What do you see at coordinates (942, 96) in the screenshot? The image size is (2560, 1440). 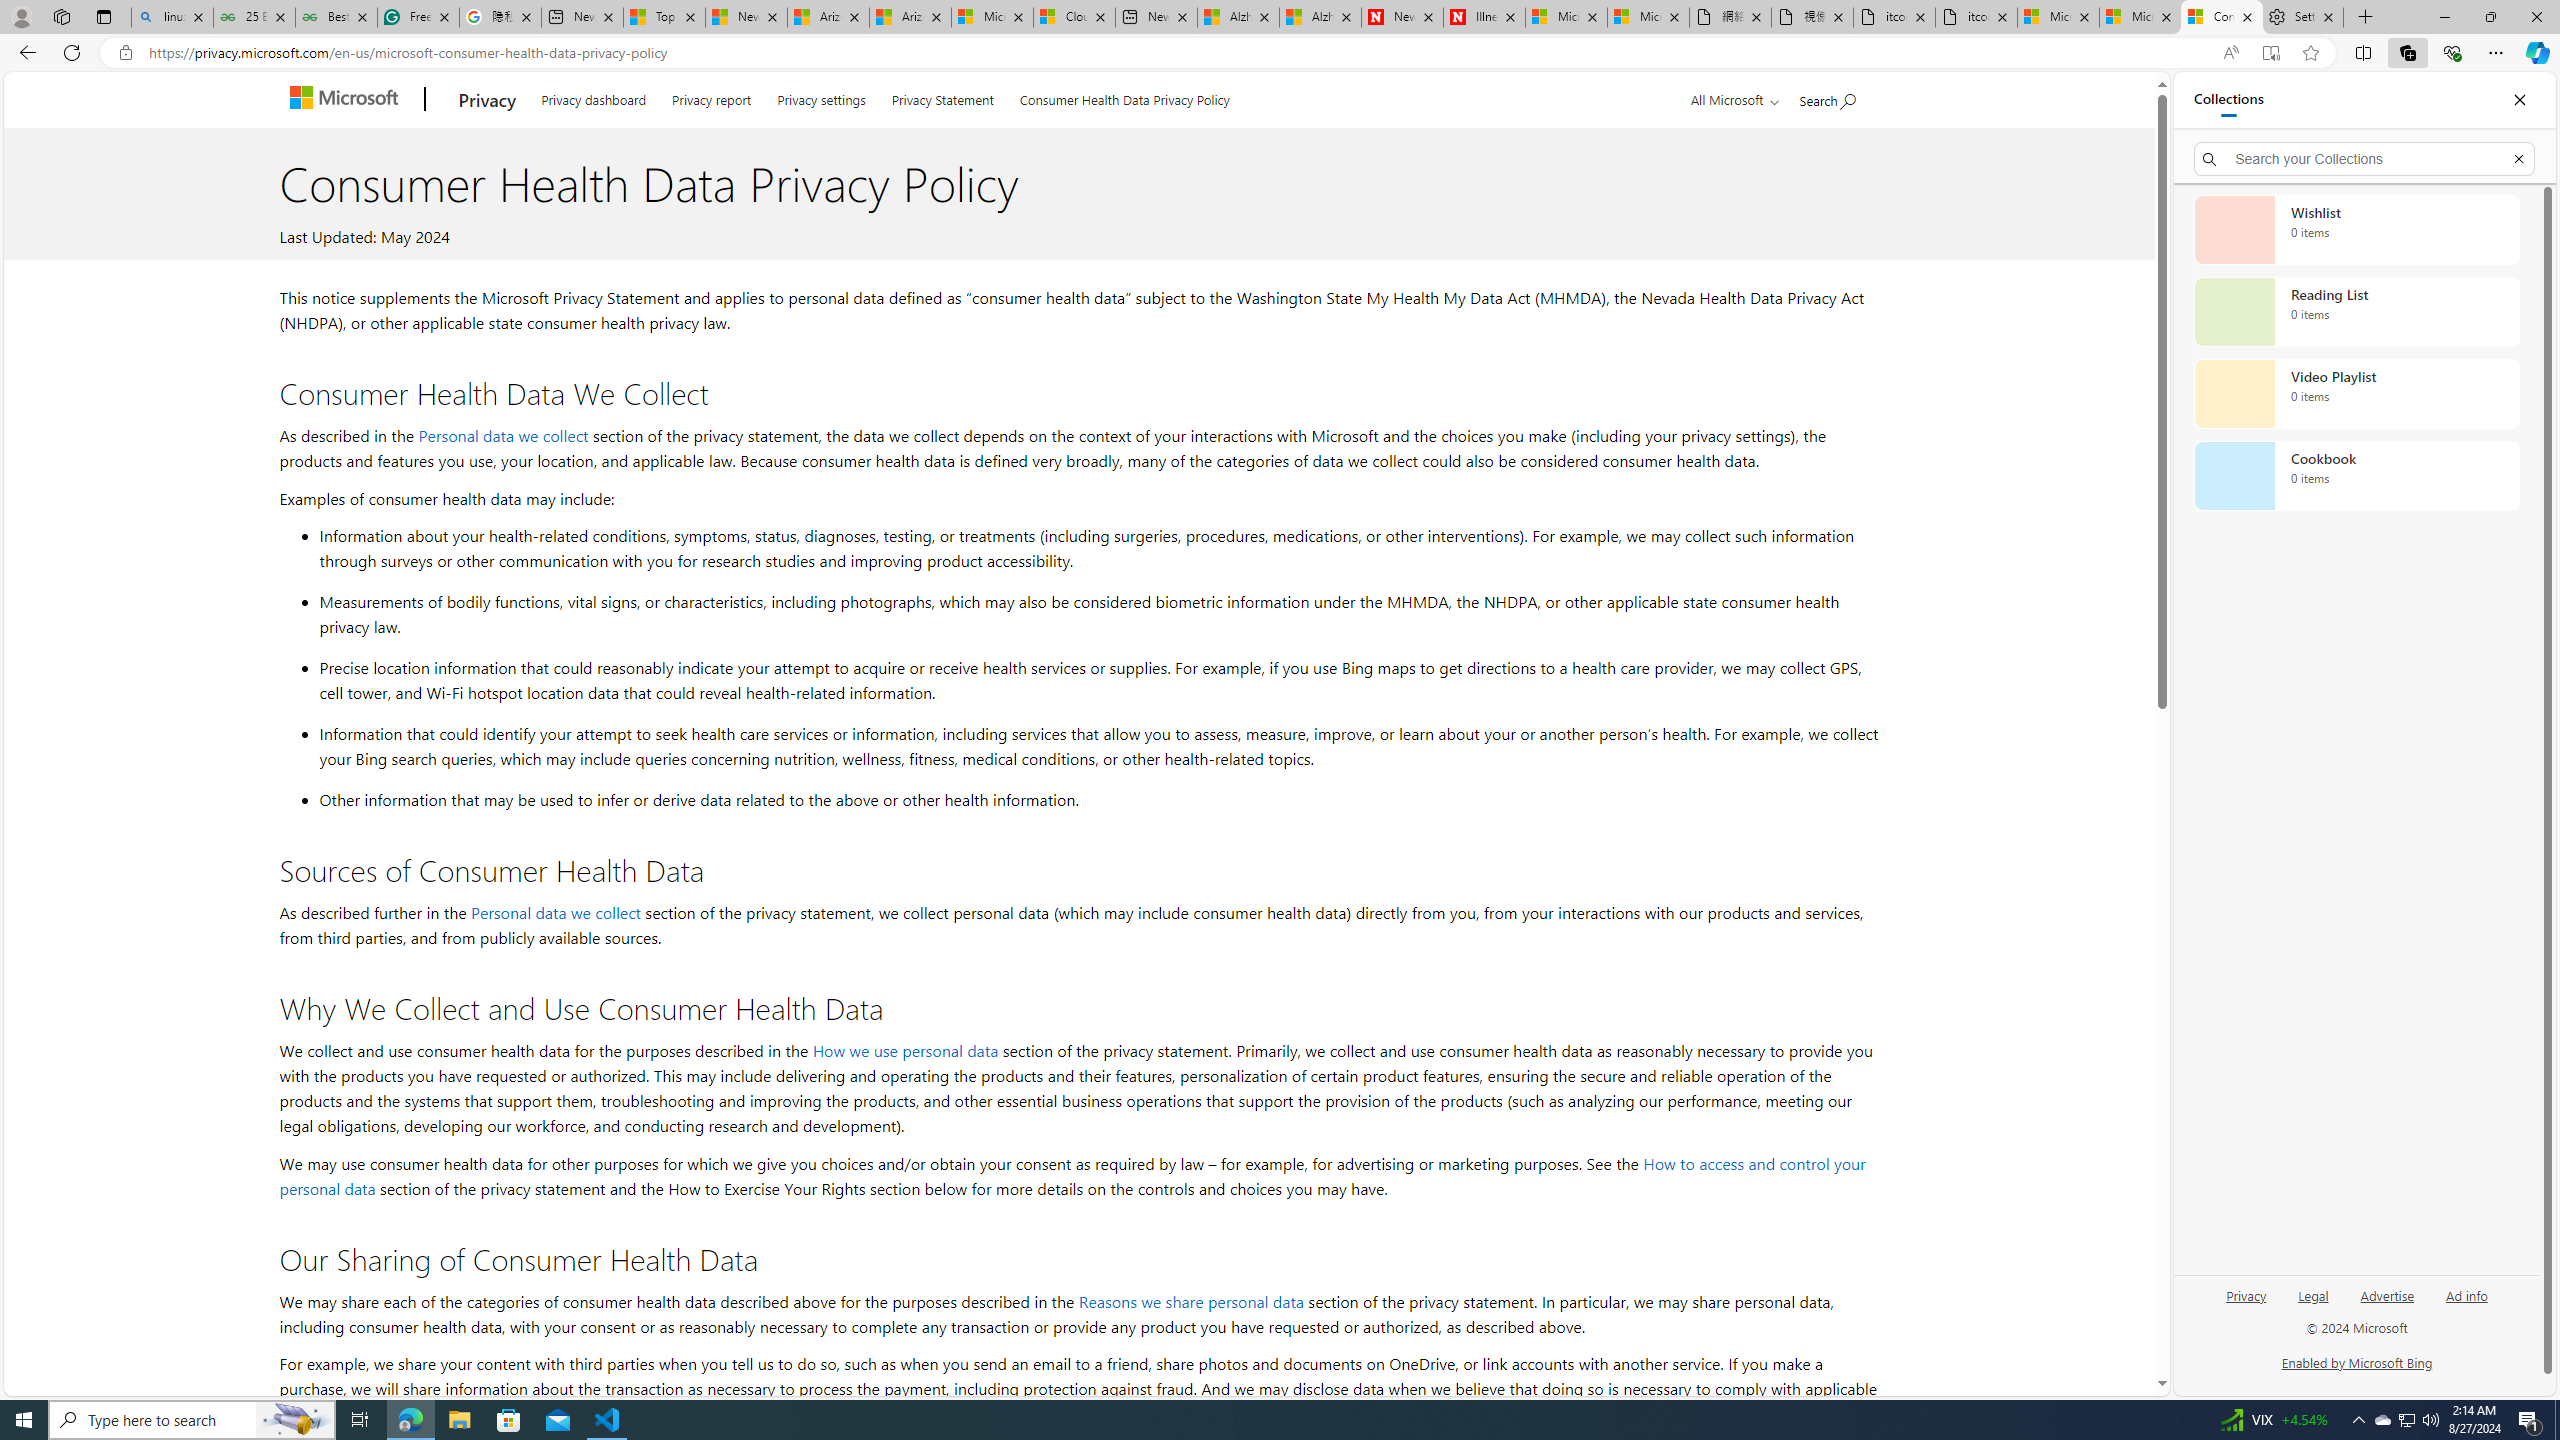 I see `'Privacy Statement'` at bounding box center [942, 96].